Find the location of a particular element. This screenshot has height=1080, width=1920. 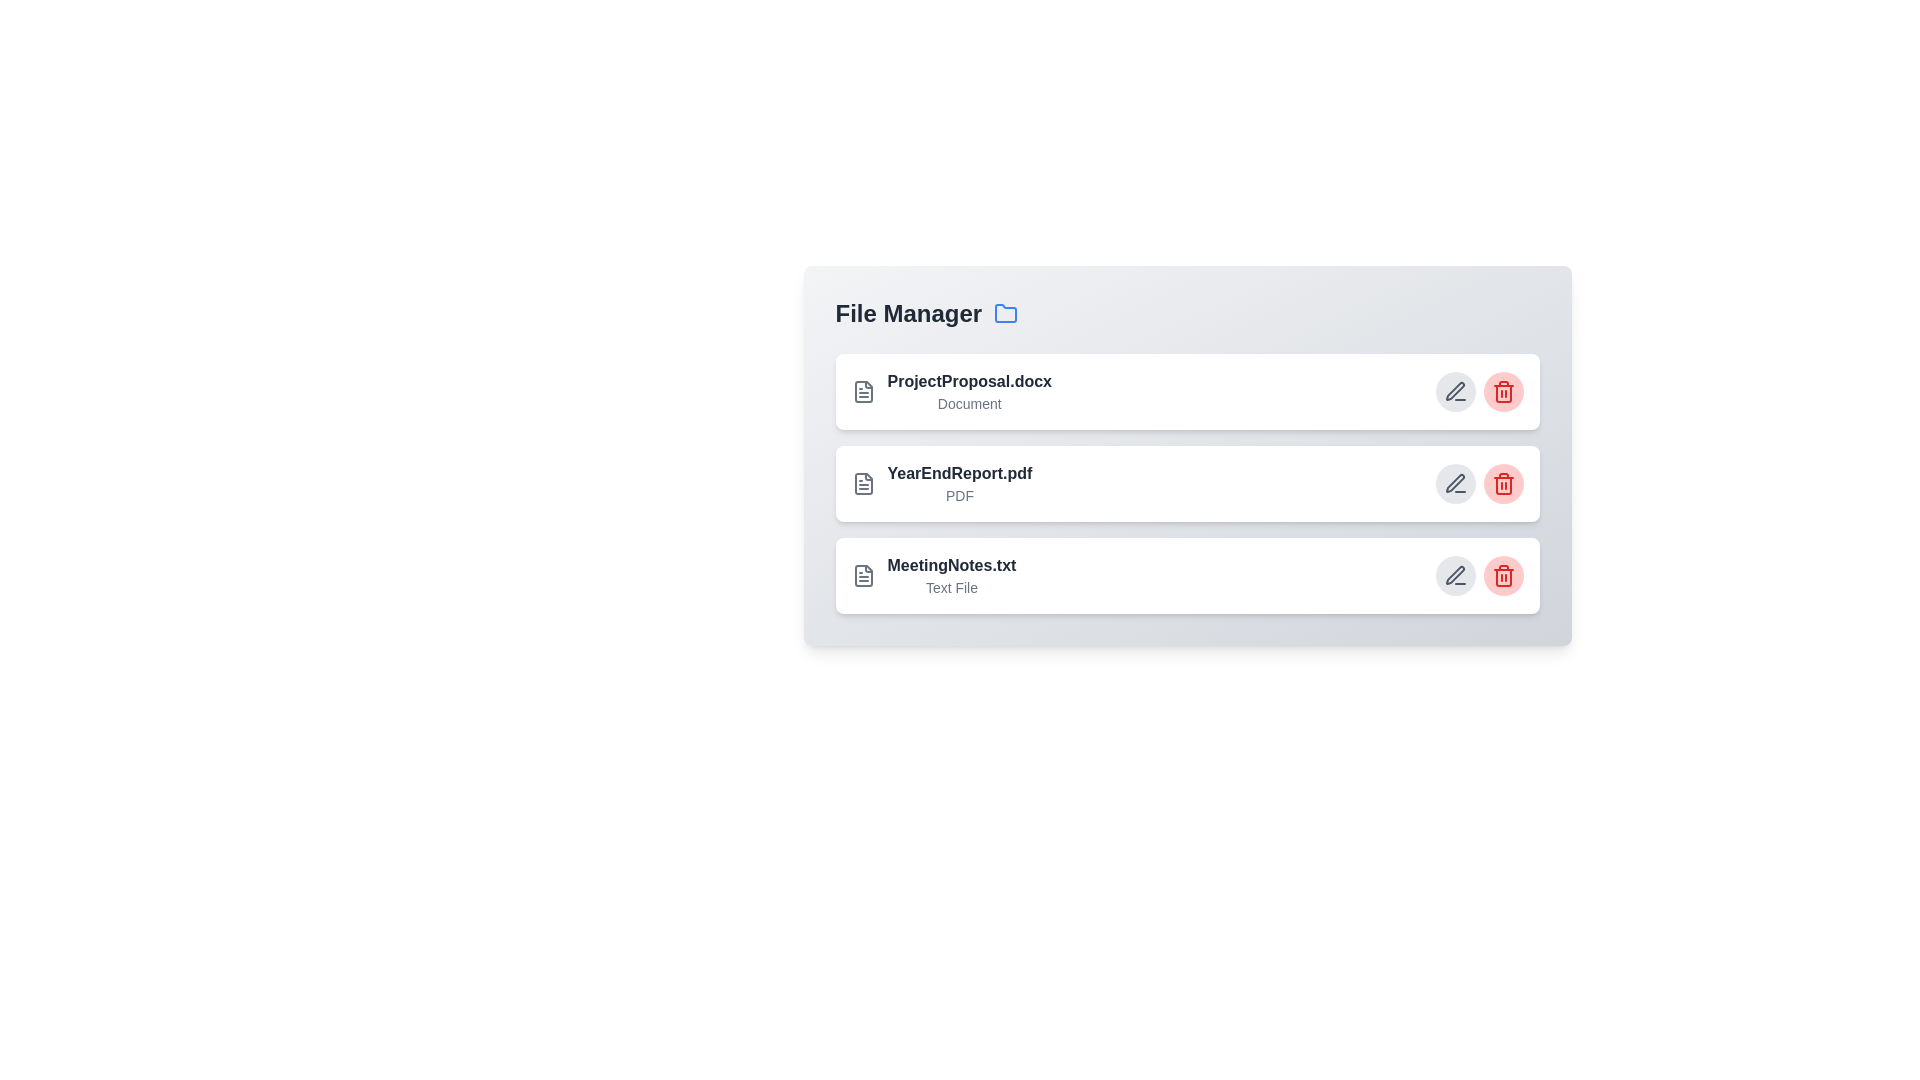

the file entry to reveal additional interaction options is located at coordinates (949, 400).